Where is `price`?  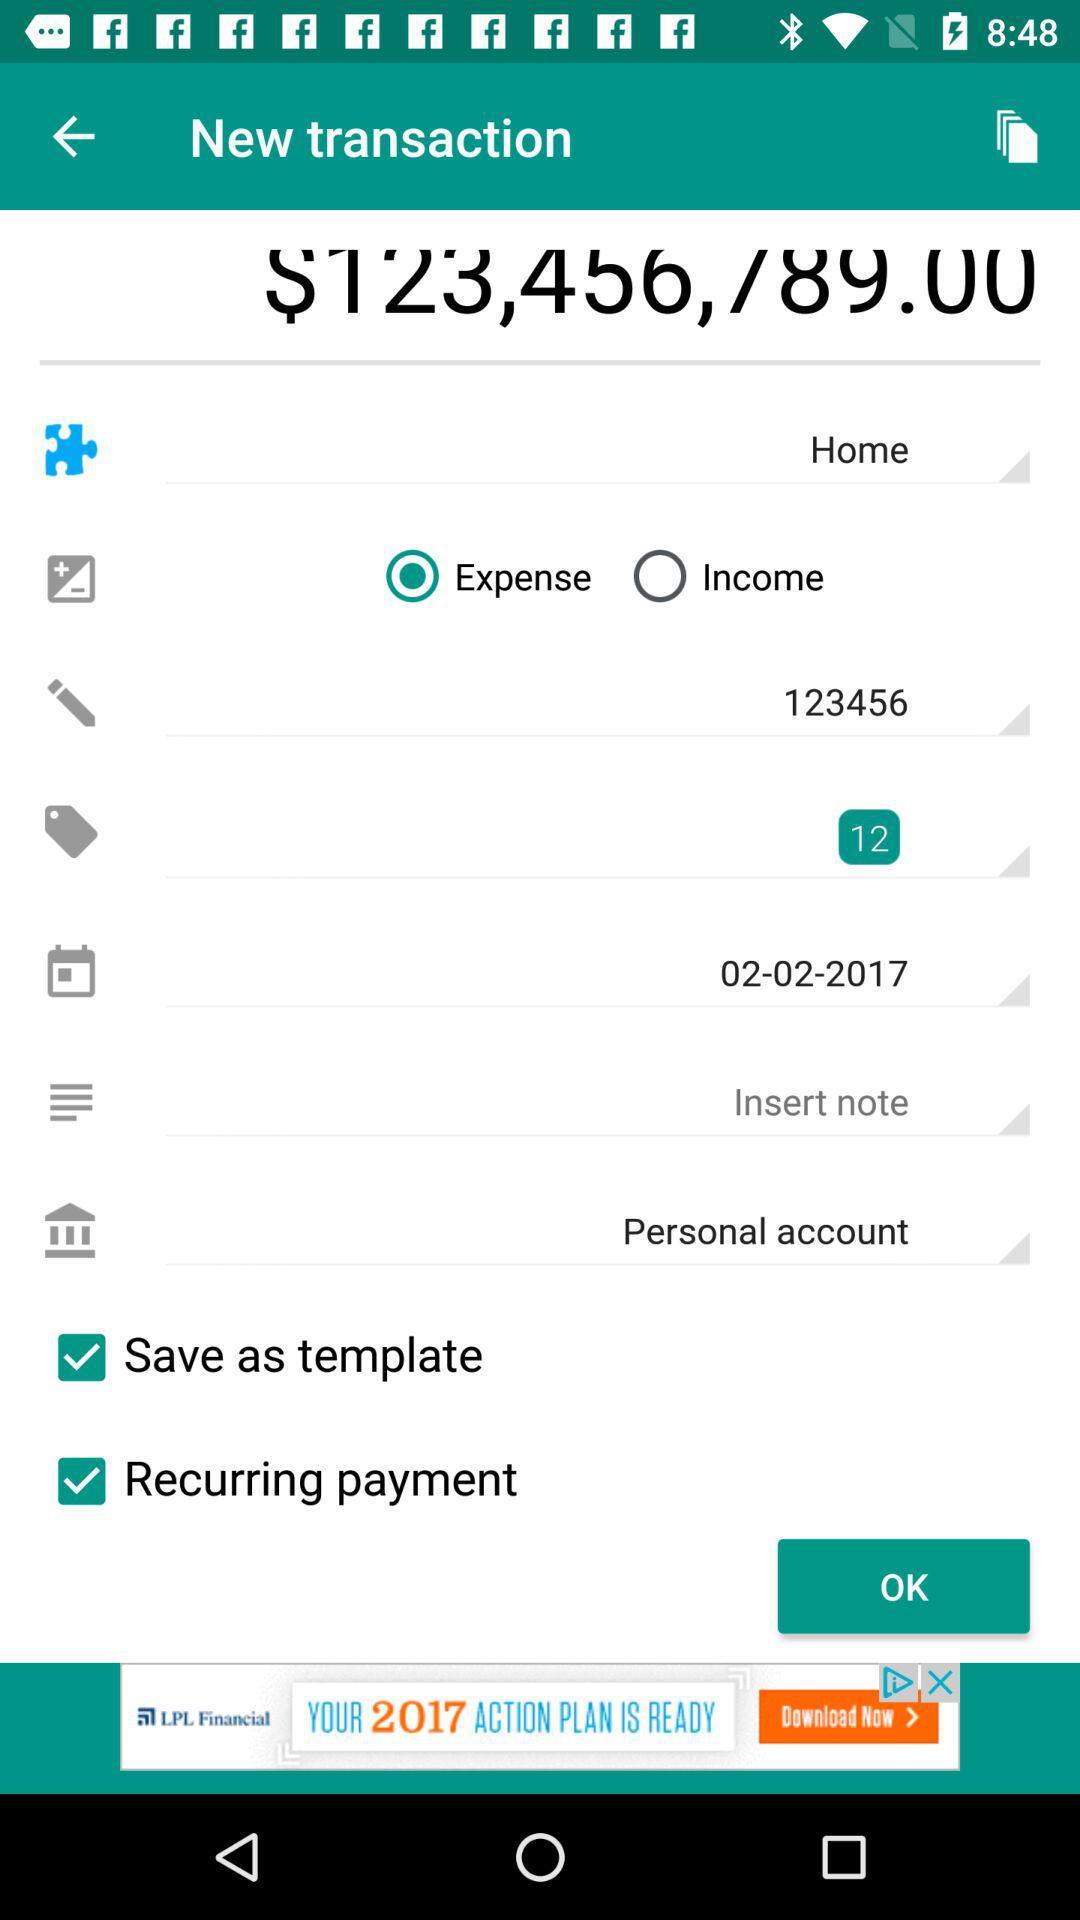 price is located at coordinates (70, 831).